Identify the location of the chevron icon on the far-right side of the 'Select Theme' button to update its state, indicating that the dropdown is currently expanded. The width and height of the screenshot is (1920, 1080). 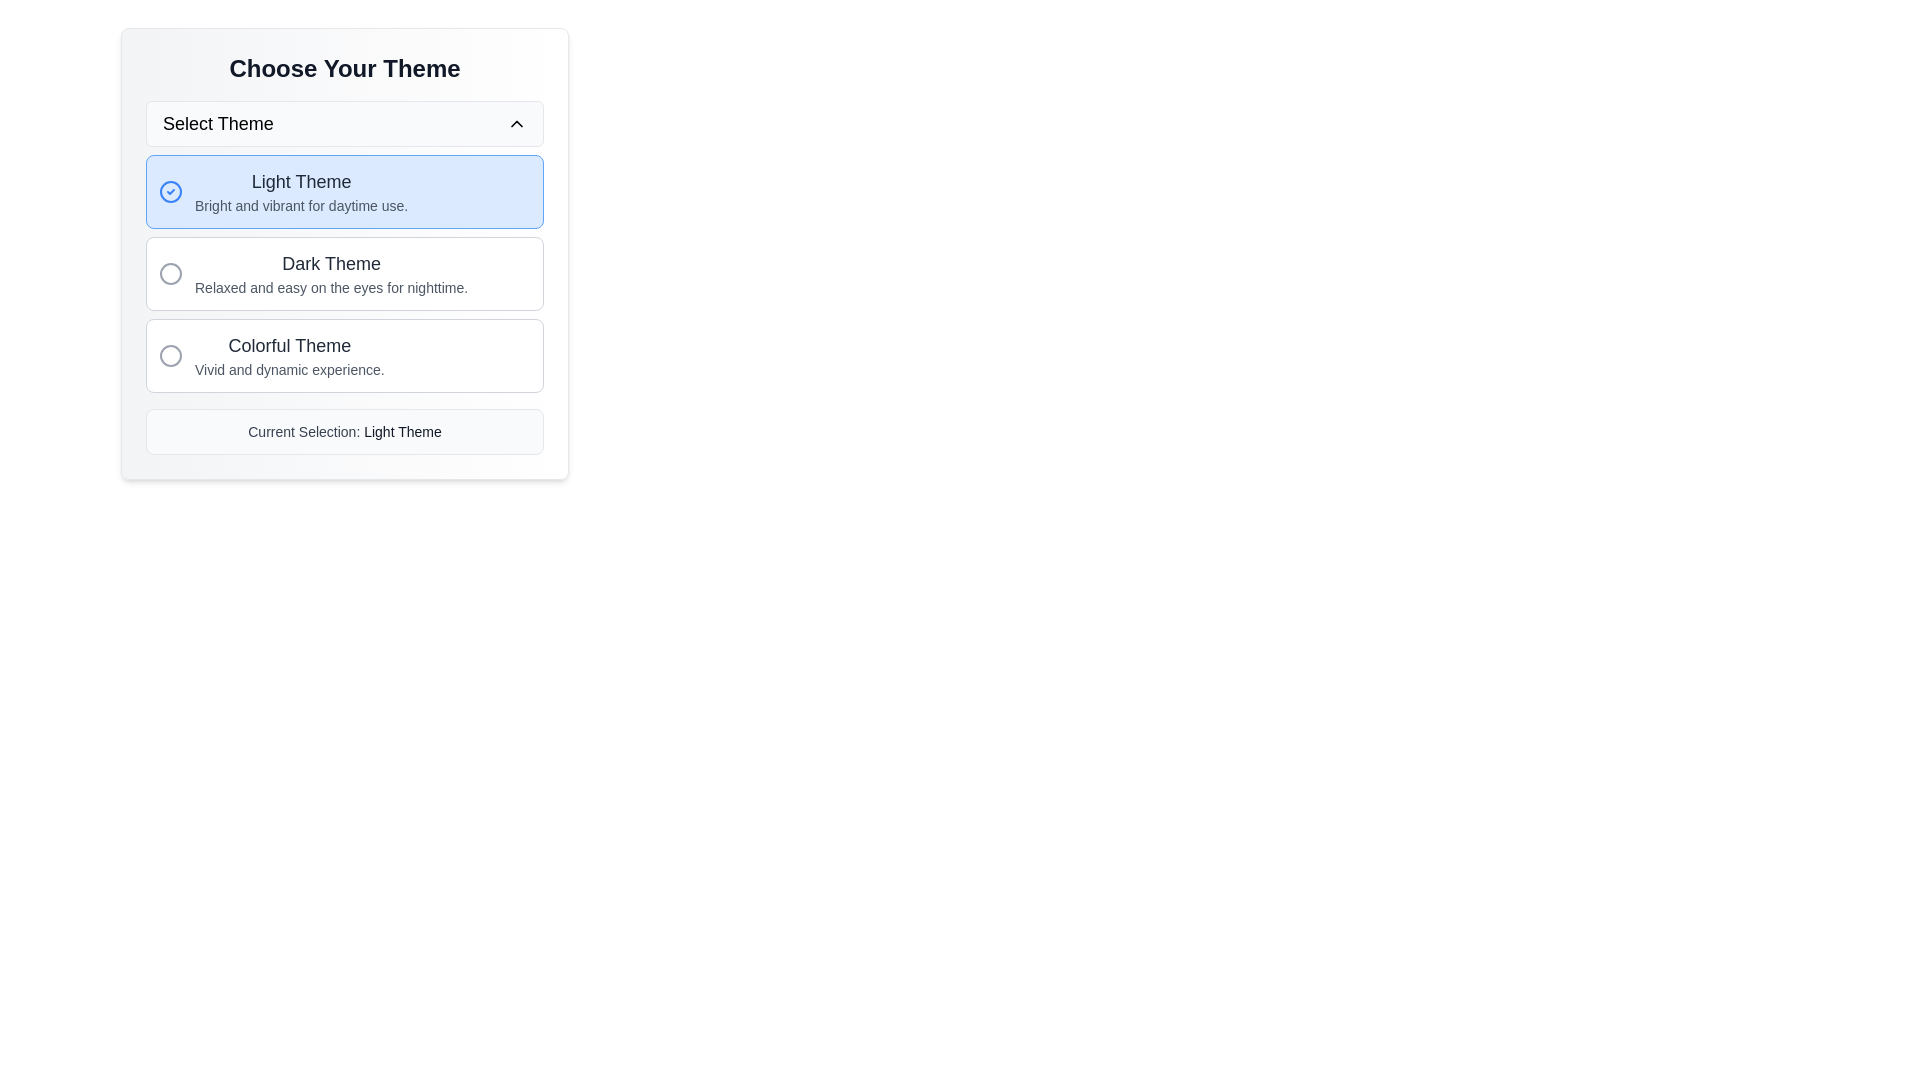
(517, 123).